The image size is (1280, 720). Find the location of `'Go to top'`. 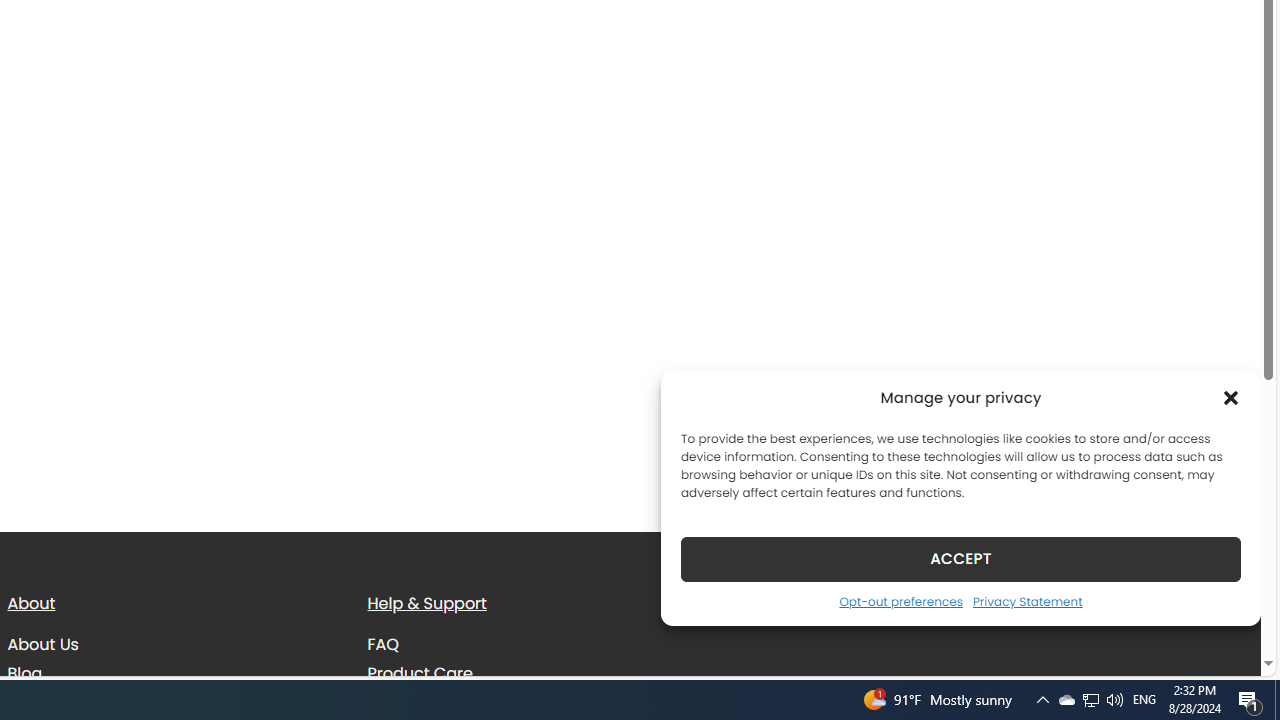

'Go to top' is located at coordinates (1219, 648).